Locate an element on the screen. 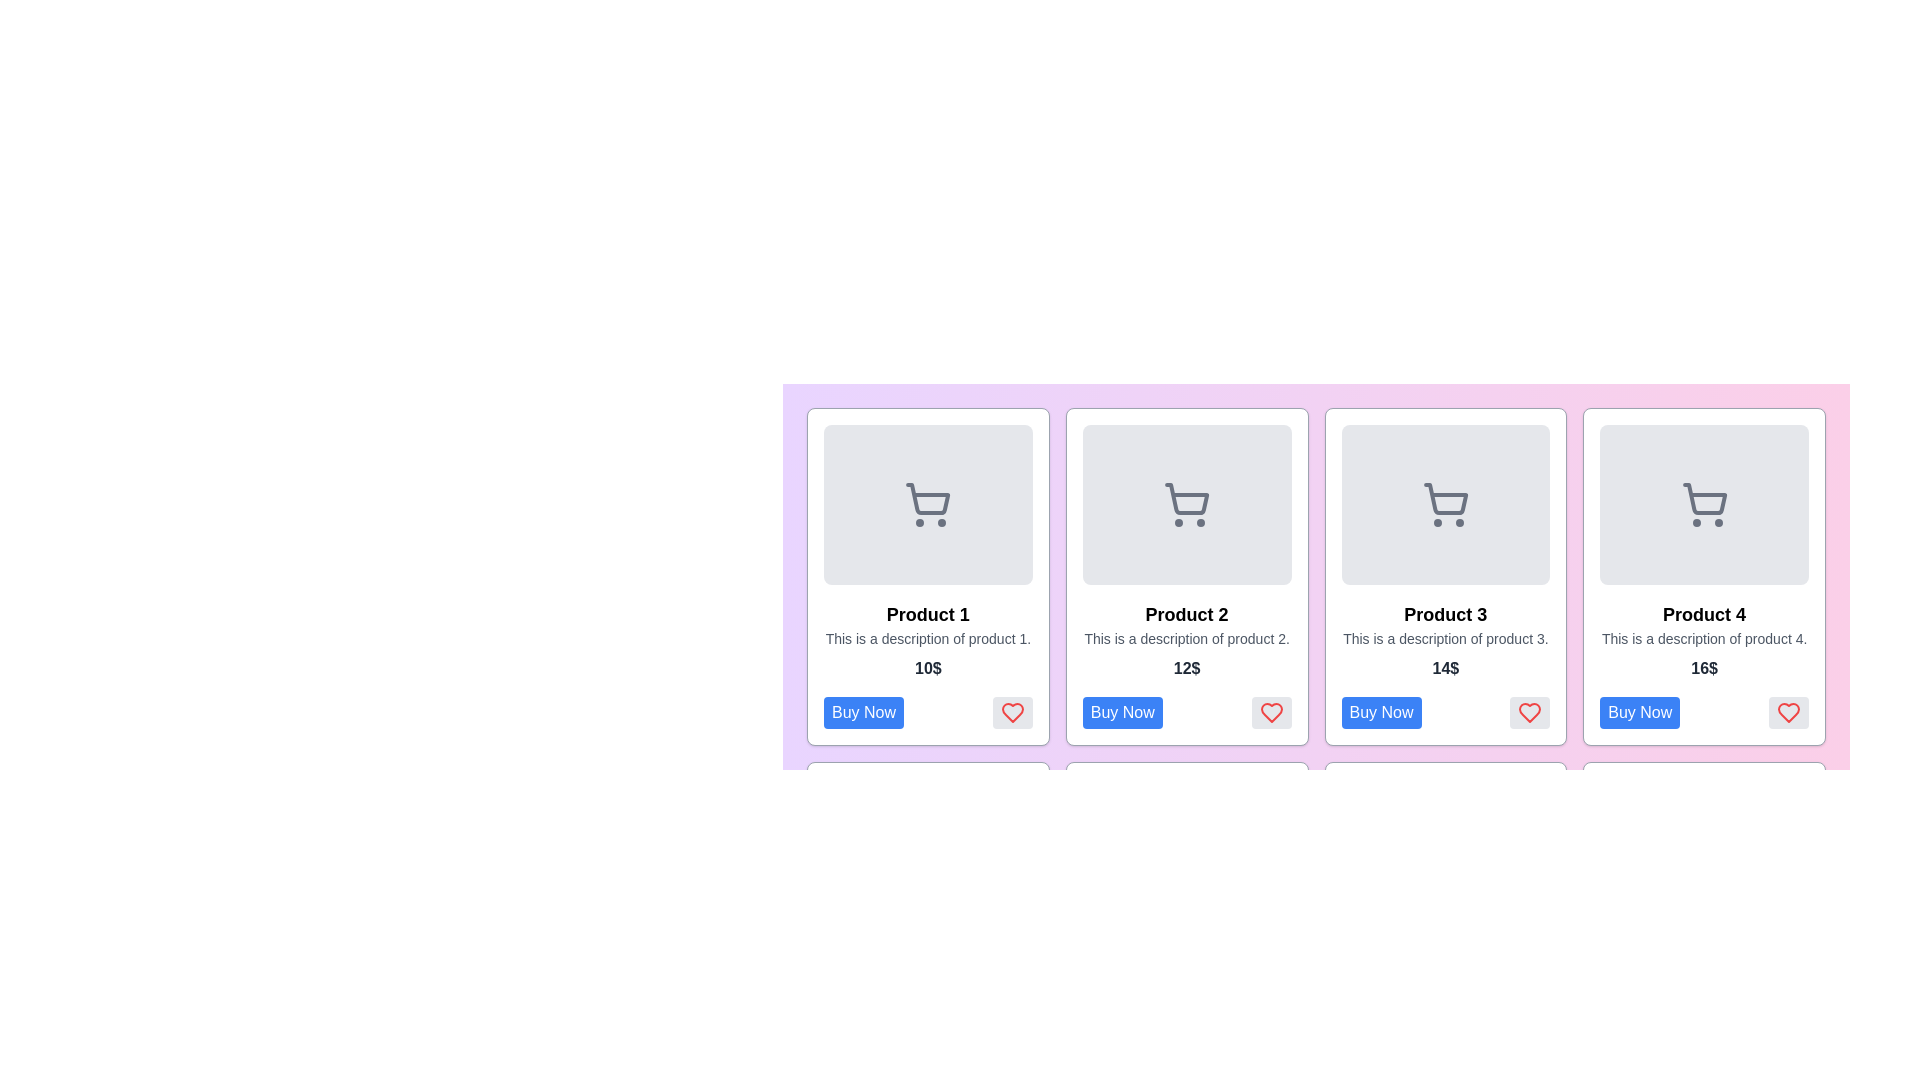 Image resolution: width=1920 pixels, height=1080 pixels. the button located at the bottom-right side of the 'Product 4' card is located at coordinates (1703, 712).